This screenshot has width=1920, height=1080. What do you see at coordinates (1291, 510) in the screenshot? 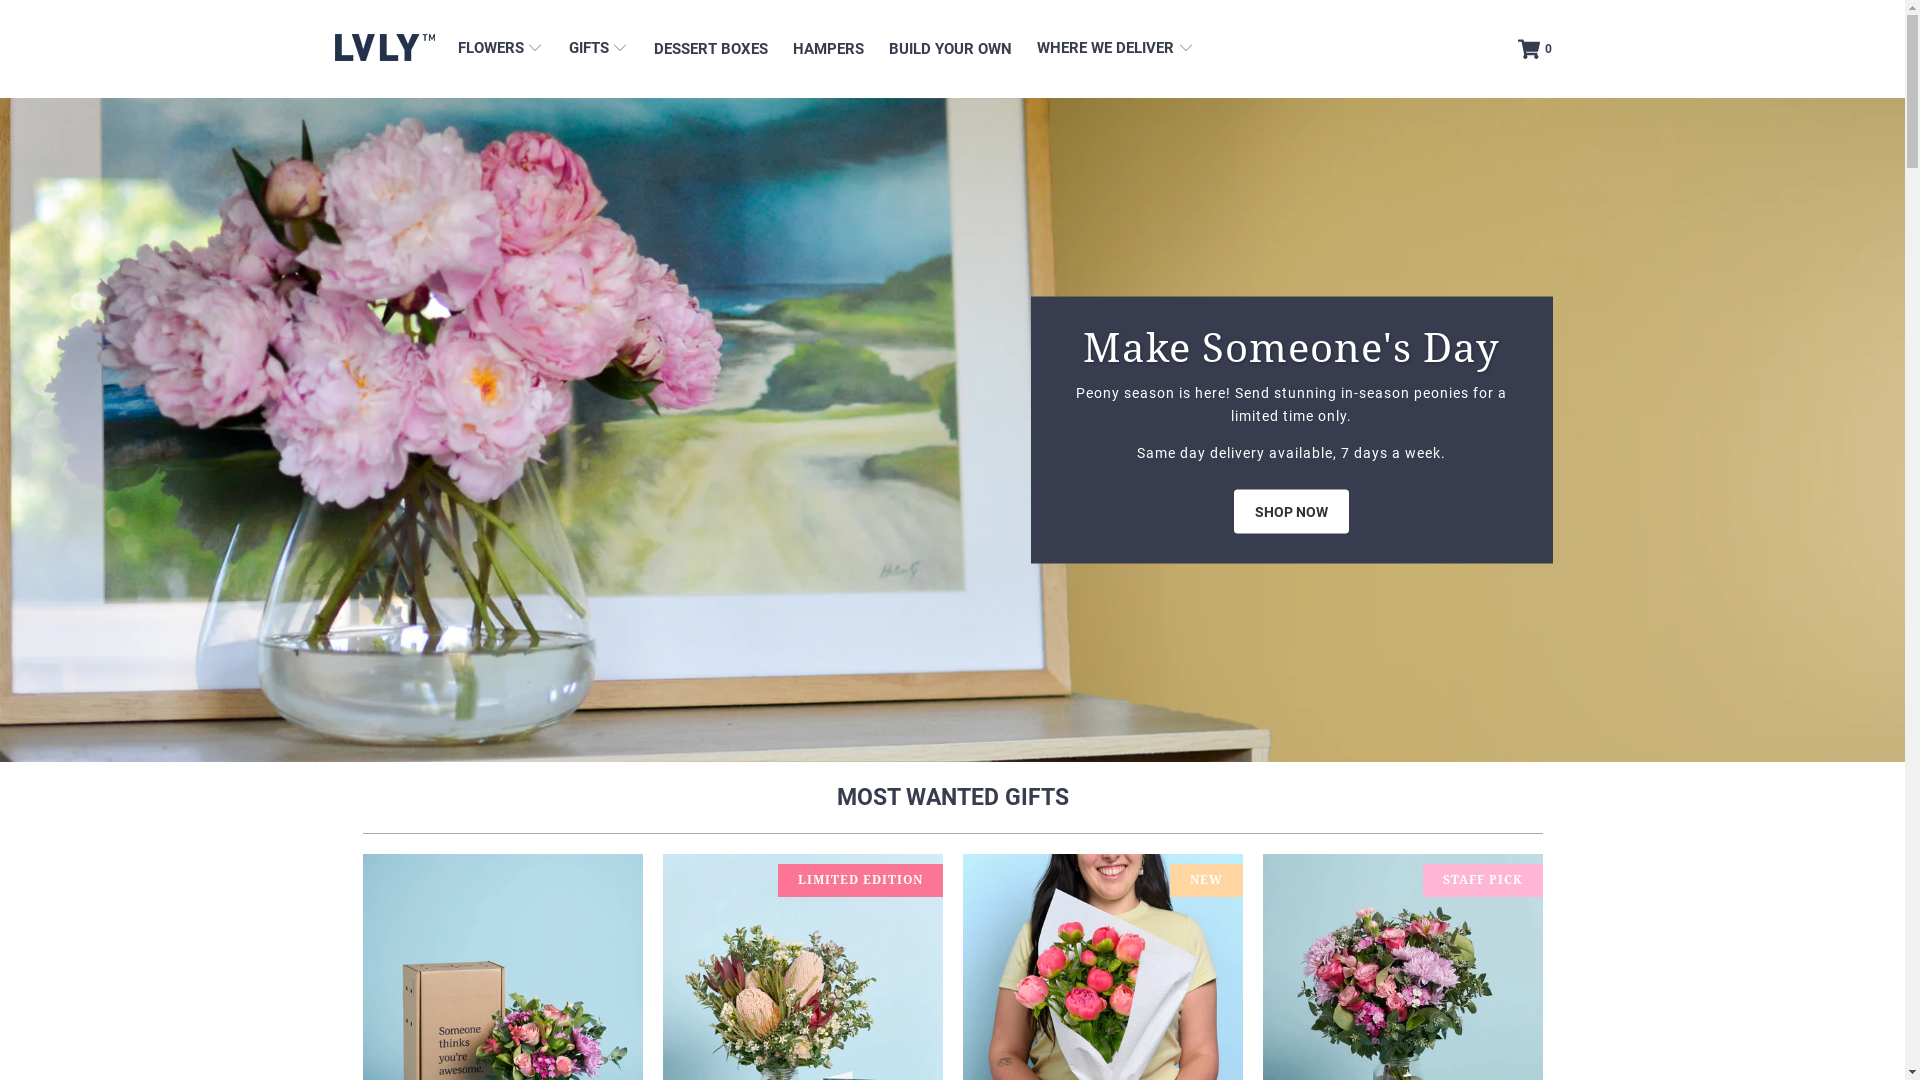
I see `'SHOP NOW'` at bounding box center [1291, 510].